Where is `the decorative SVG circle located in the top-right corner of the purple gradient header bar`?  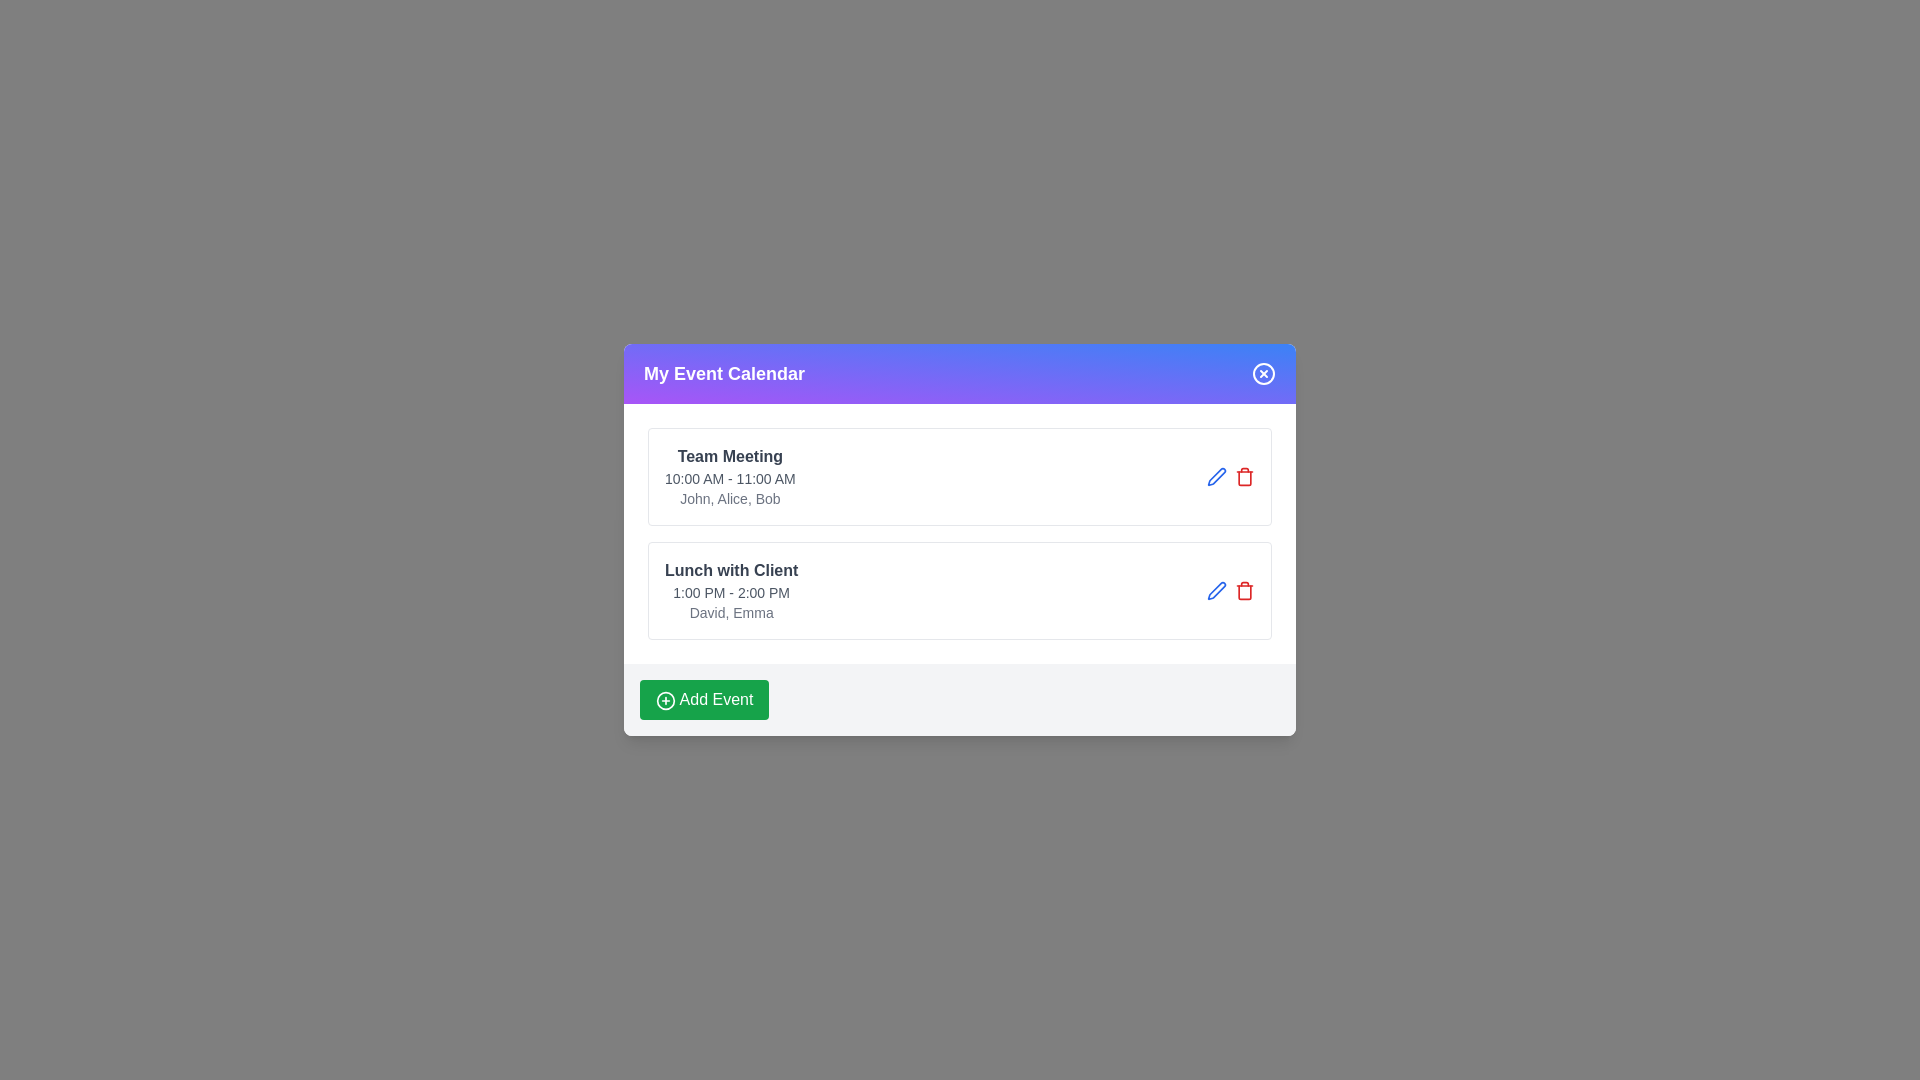 the decorative SVG circle located in the top-right corner of the purple gradient header bar is located at coordinates (1262, 374).